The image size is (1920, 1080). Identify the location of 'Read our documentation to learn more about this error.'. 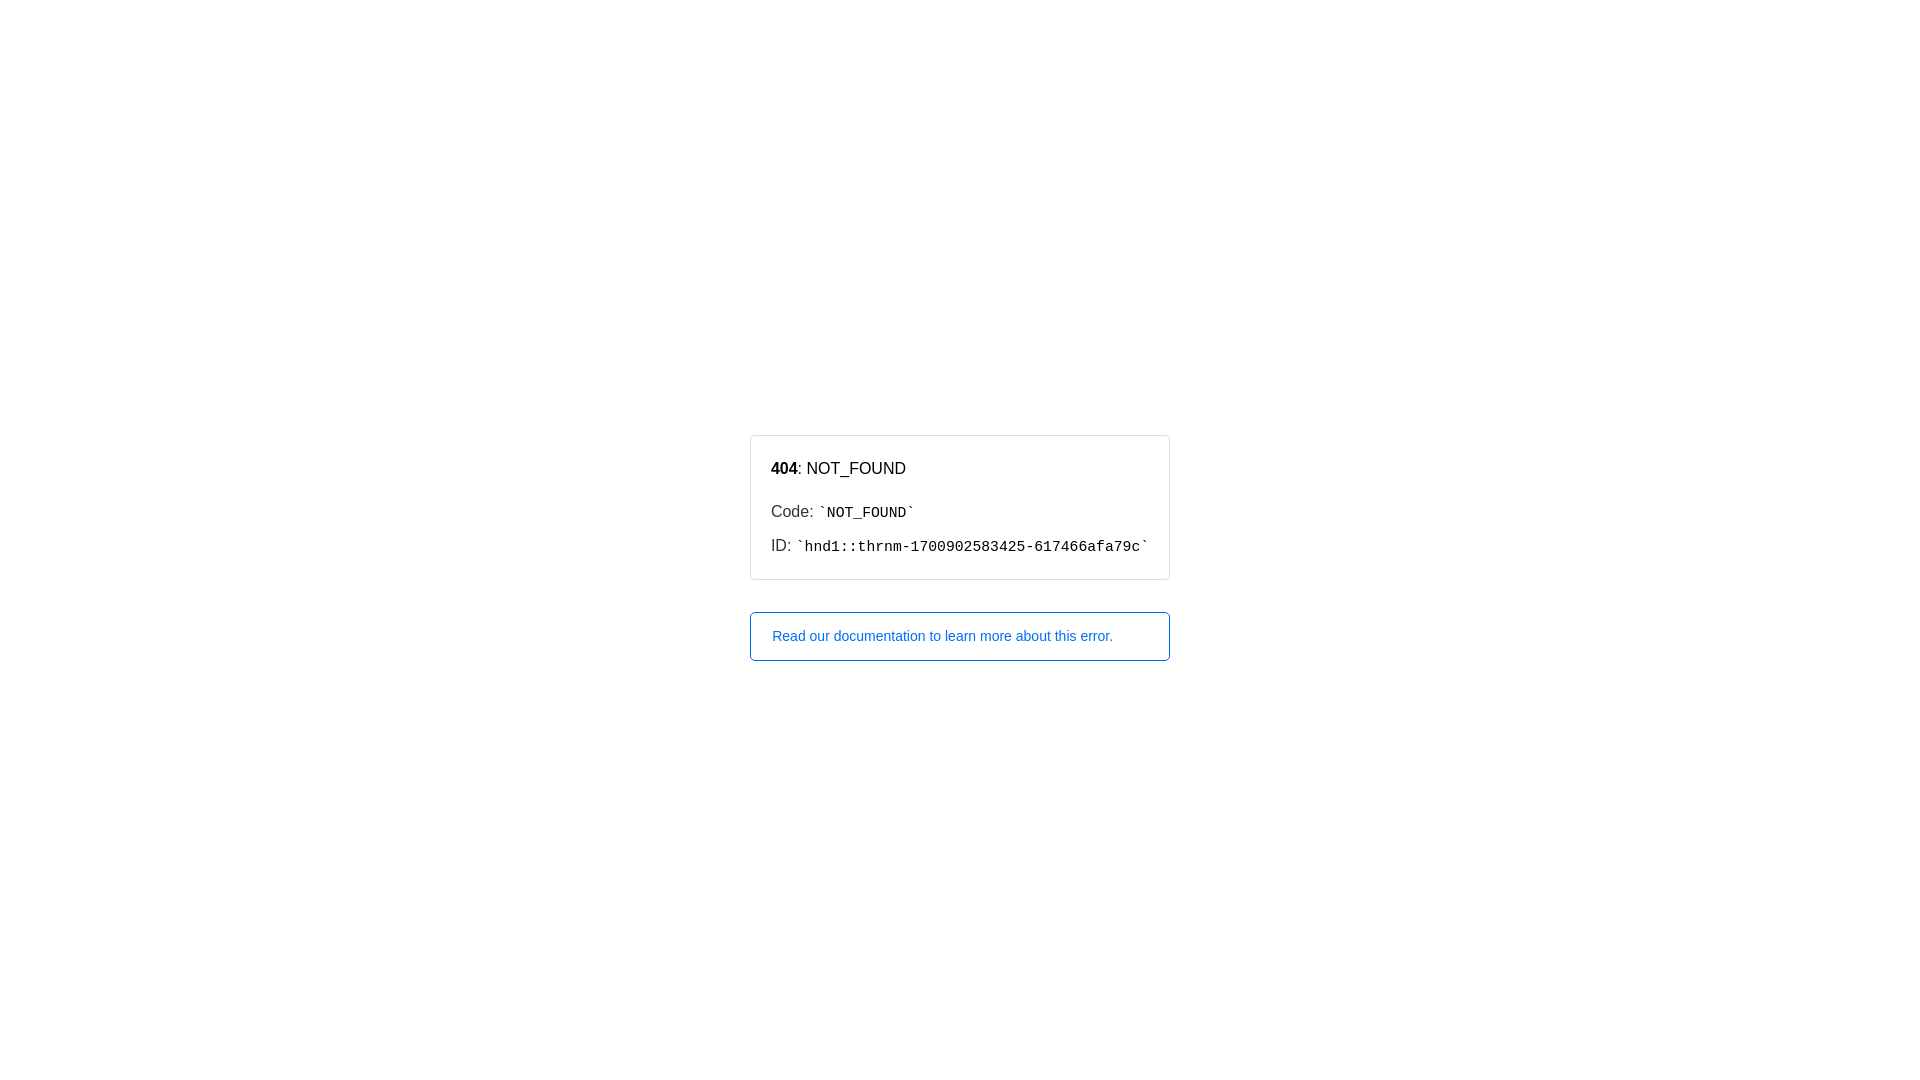
(960, 636).